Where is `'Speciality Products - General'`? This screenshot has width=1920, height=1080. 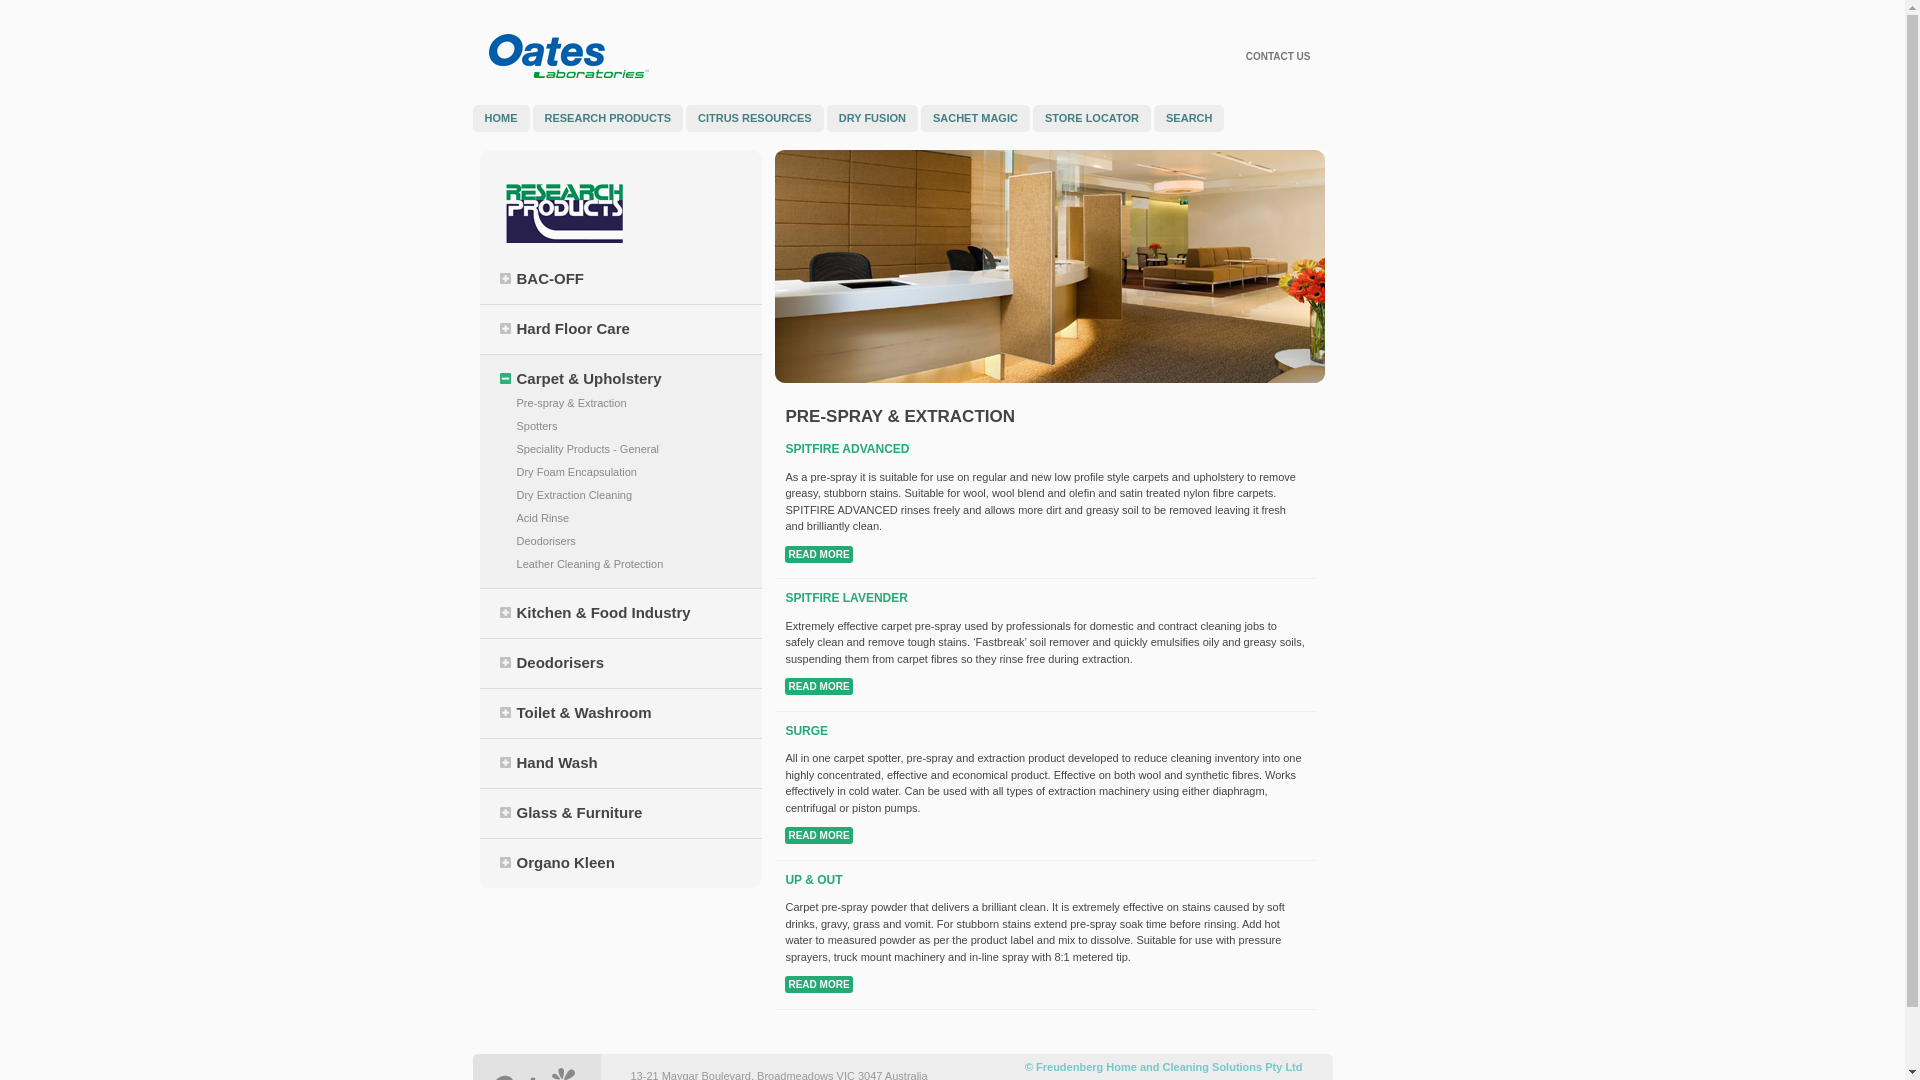
'Speciality Products - General' is located at coordinates (587, 447).